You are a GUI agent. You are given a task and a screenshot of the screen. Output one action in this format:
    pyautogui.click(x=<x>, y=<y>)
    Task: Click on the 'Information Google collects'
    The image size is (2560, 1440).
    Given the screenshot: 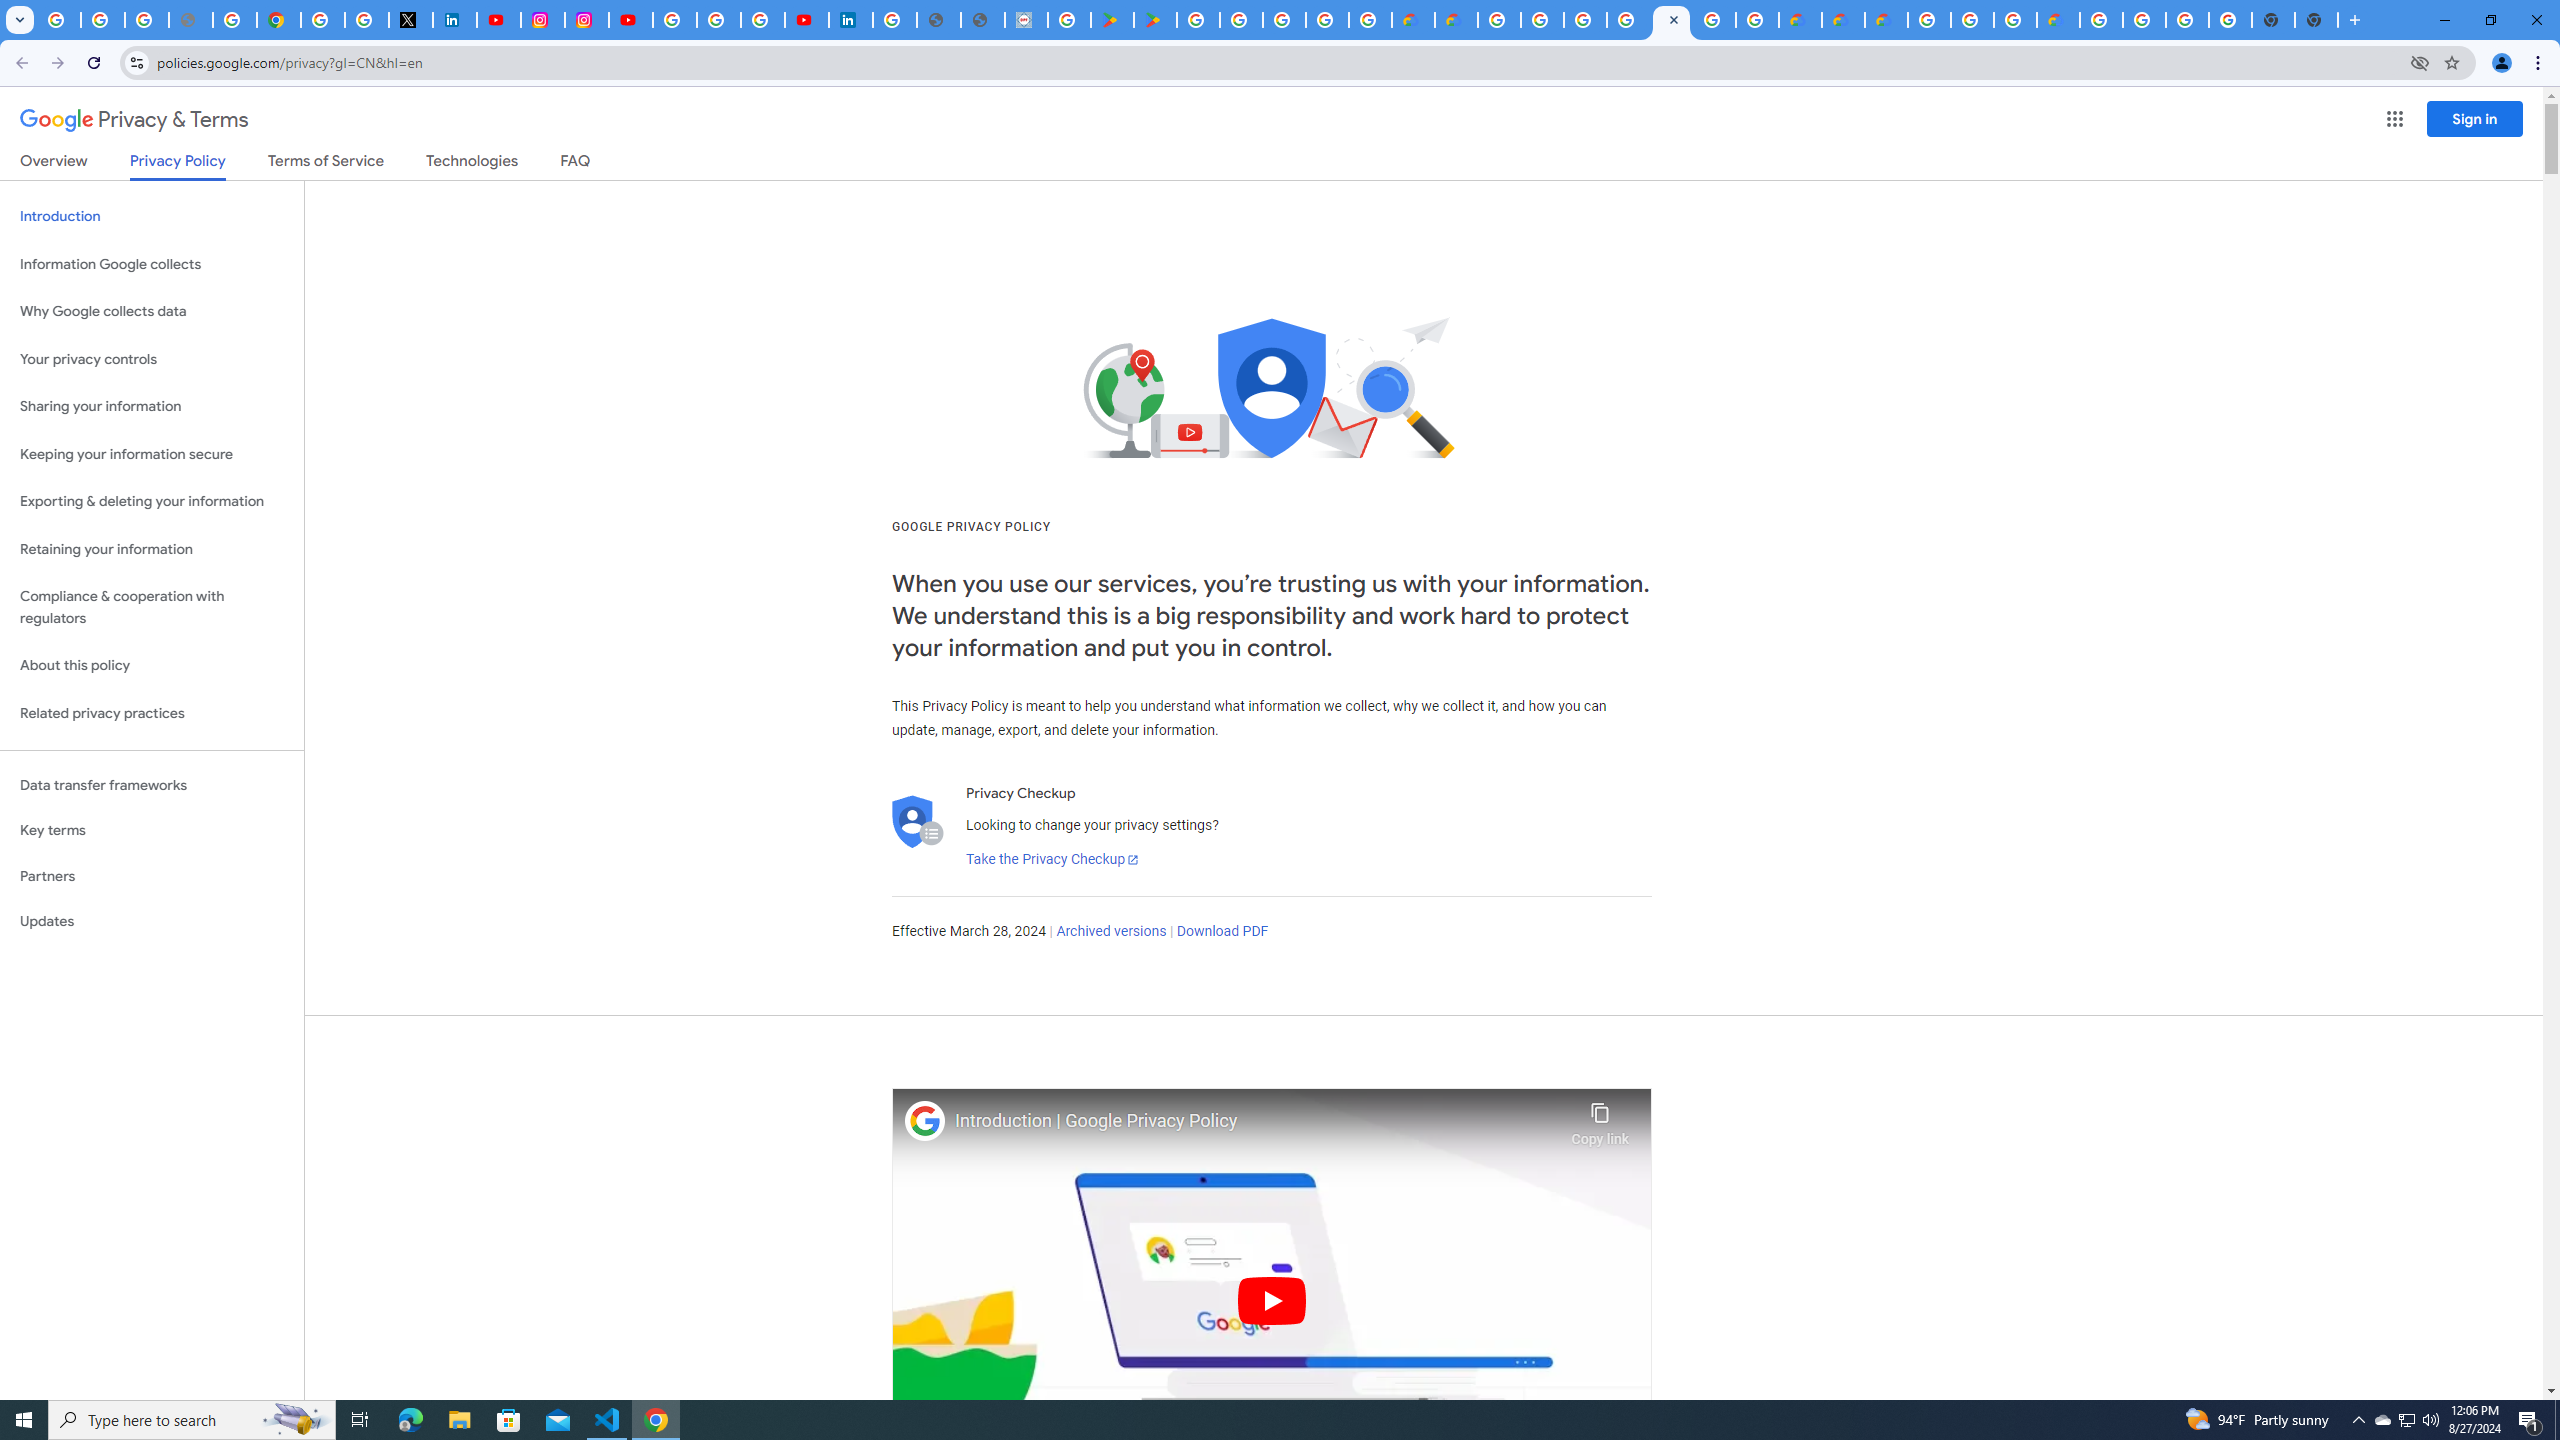 What is the action you would take?
    pyautogui.click(x=151, y=264)
    